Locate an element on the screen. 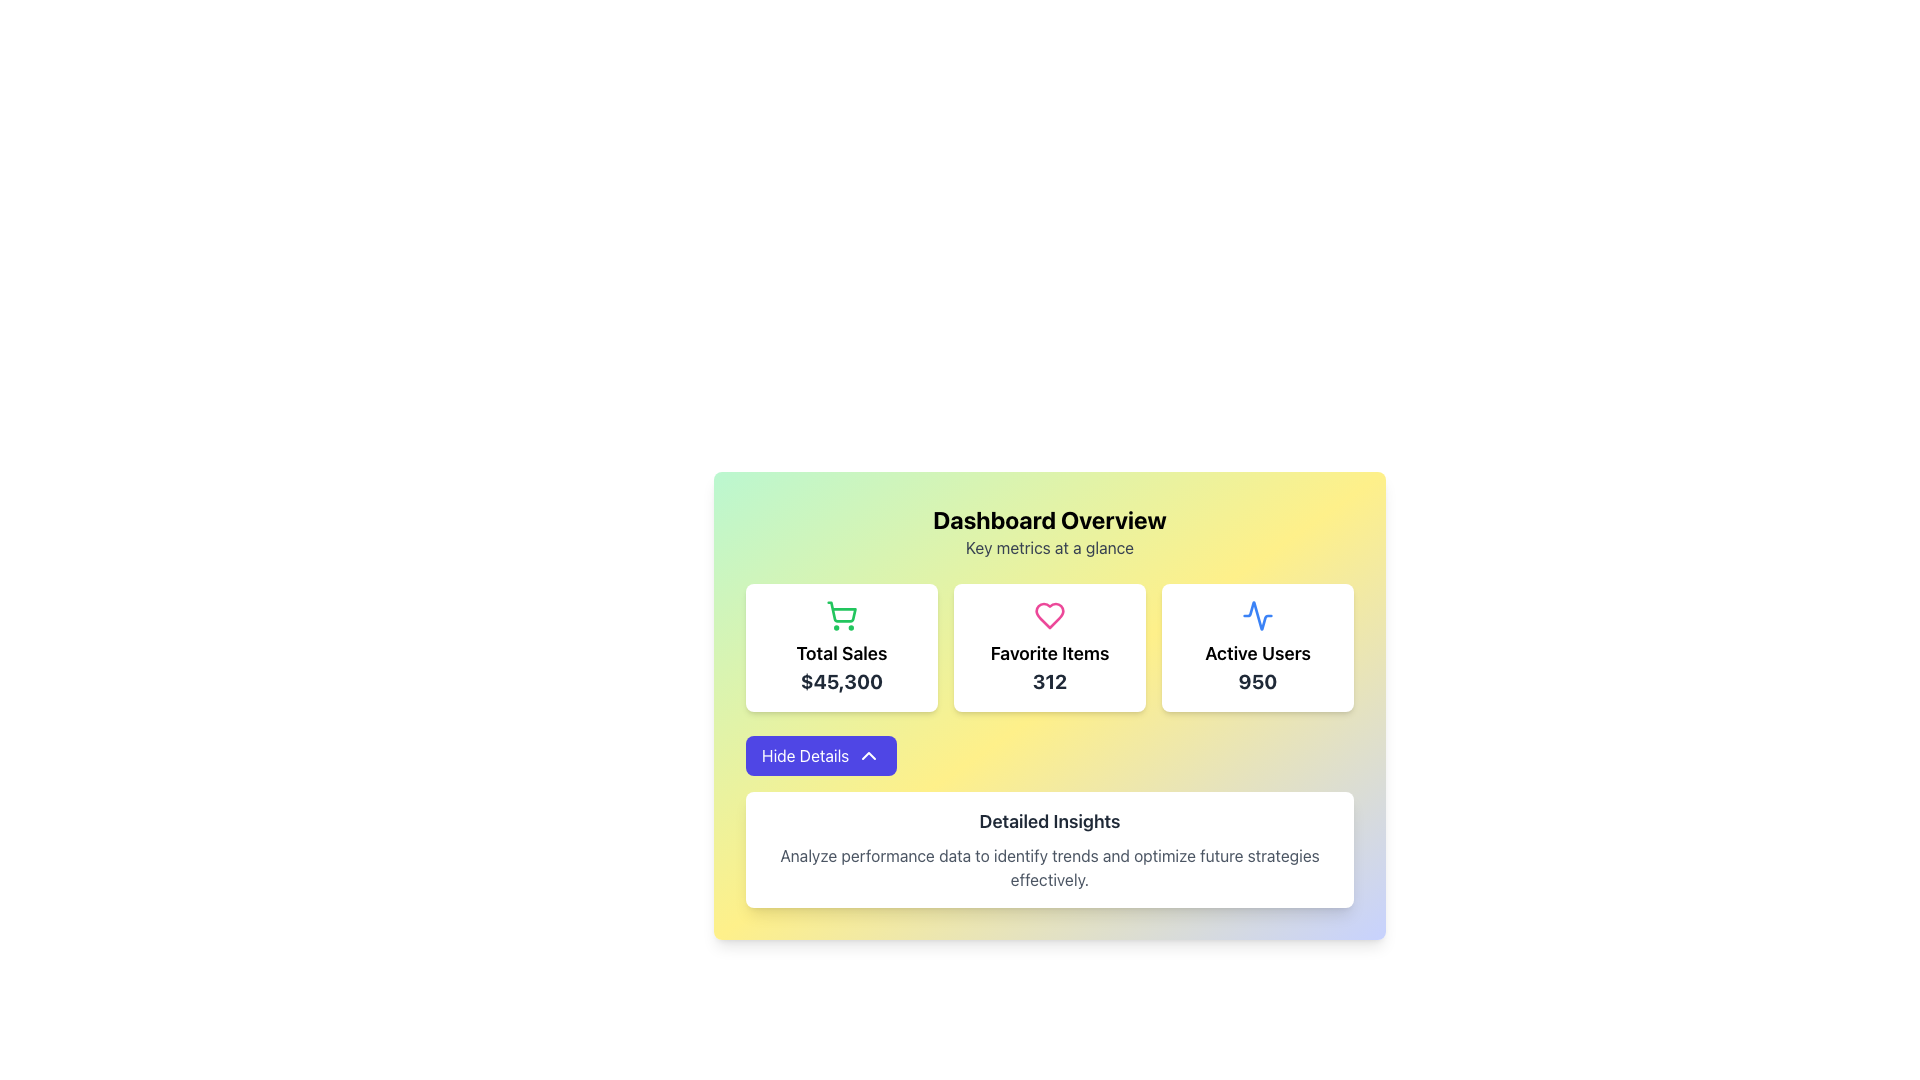  the blue stroke icon resembling an oscillating wave located in the 'Active Users' card on the dashboard is located at coordinates (1256, 615).